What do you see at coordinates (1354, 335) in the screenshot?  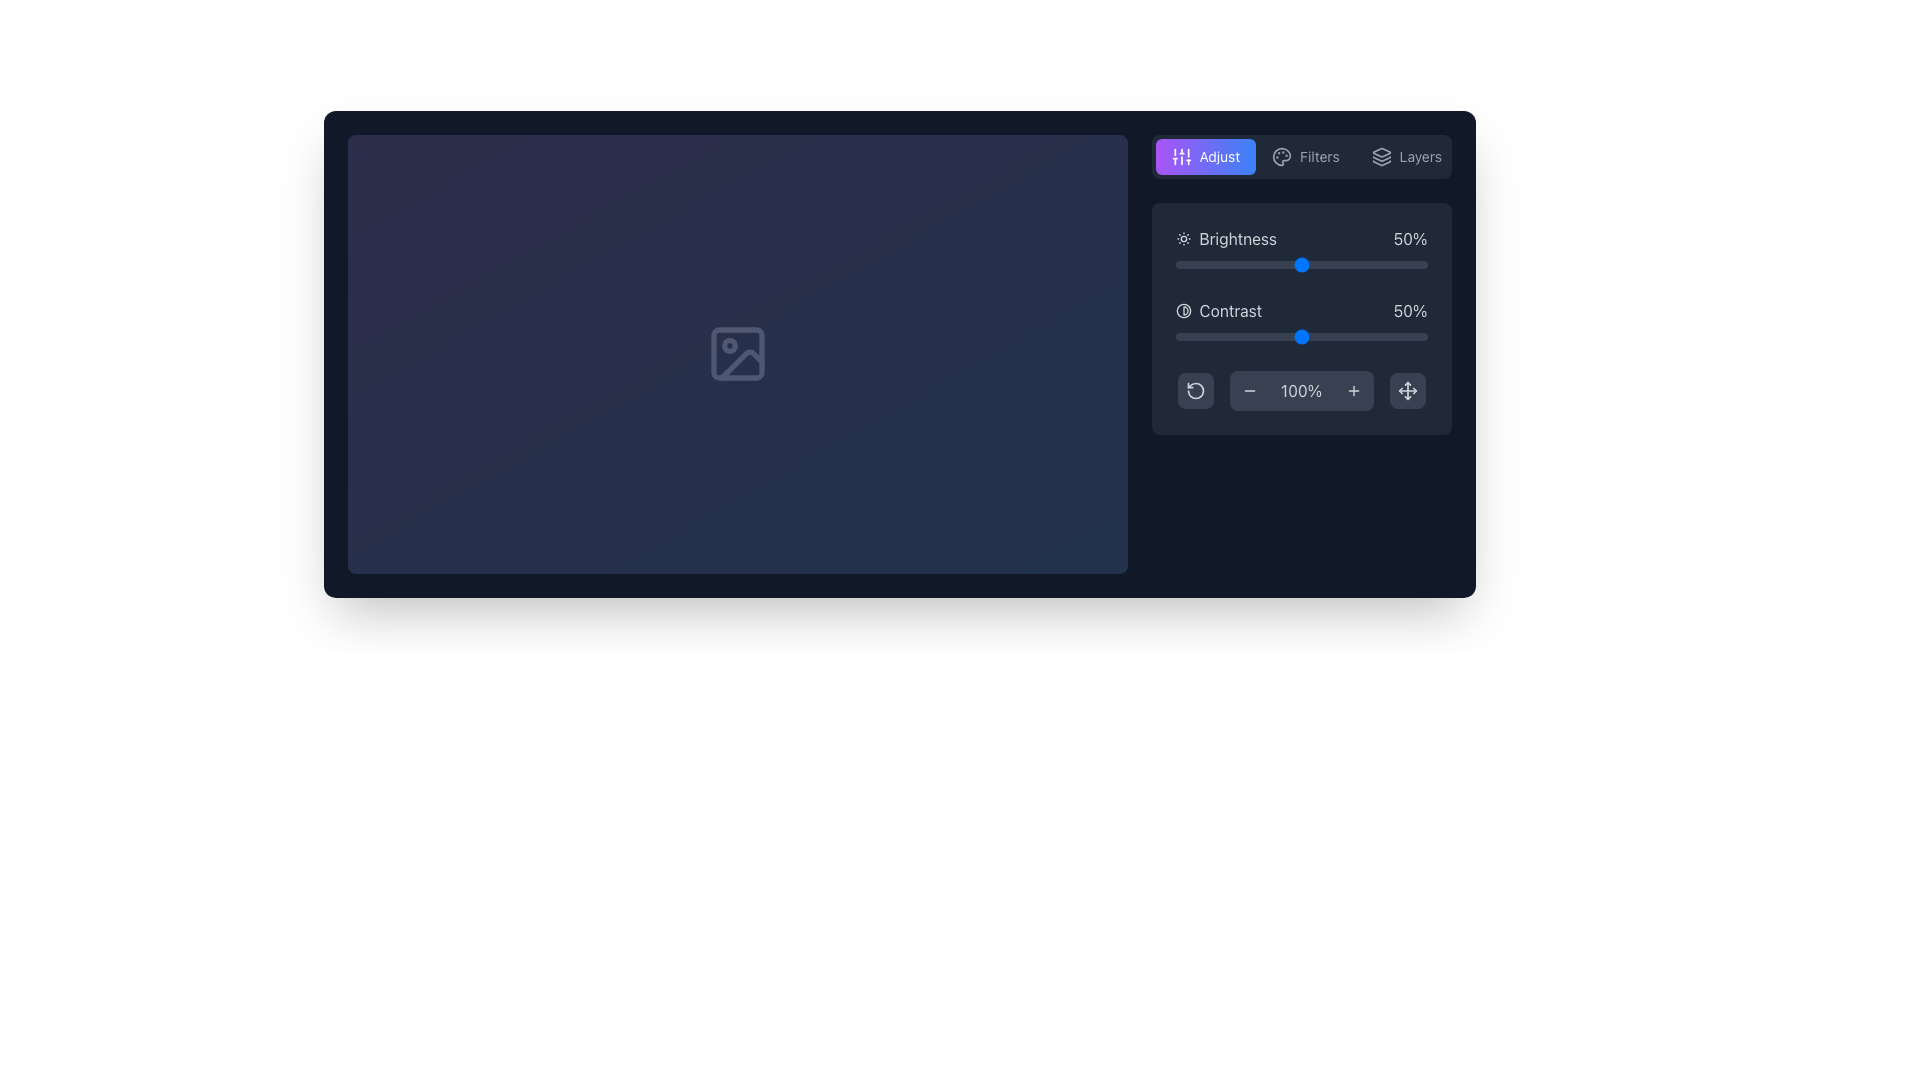 I see `the contrast` at bounding box center [1354, 335].